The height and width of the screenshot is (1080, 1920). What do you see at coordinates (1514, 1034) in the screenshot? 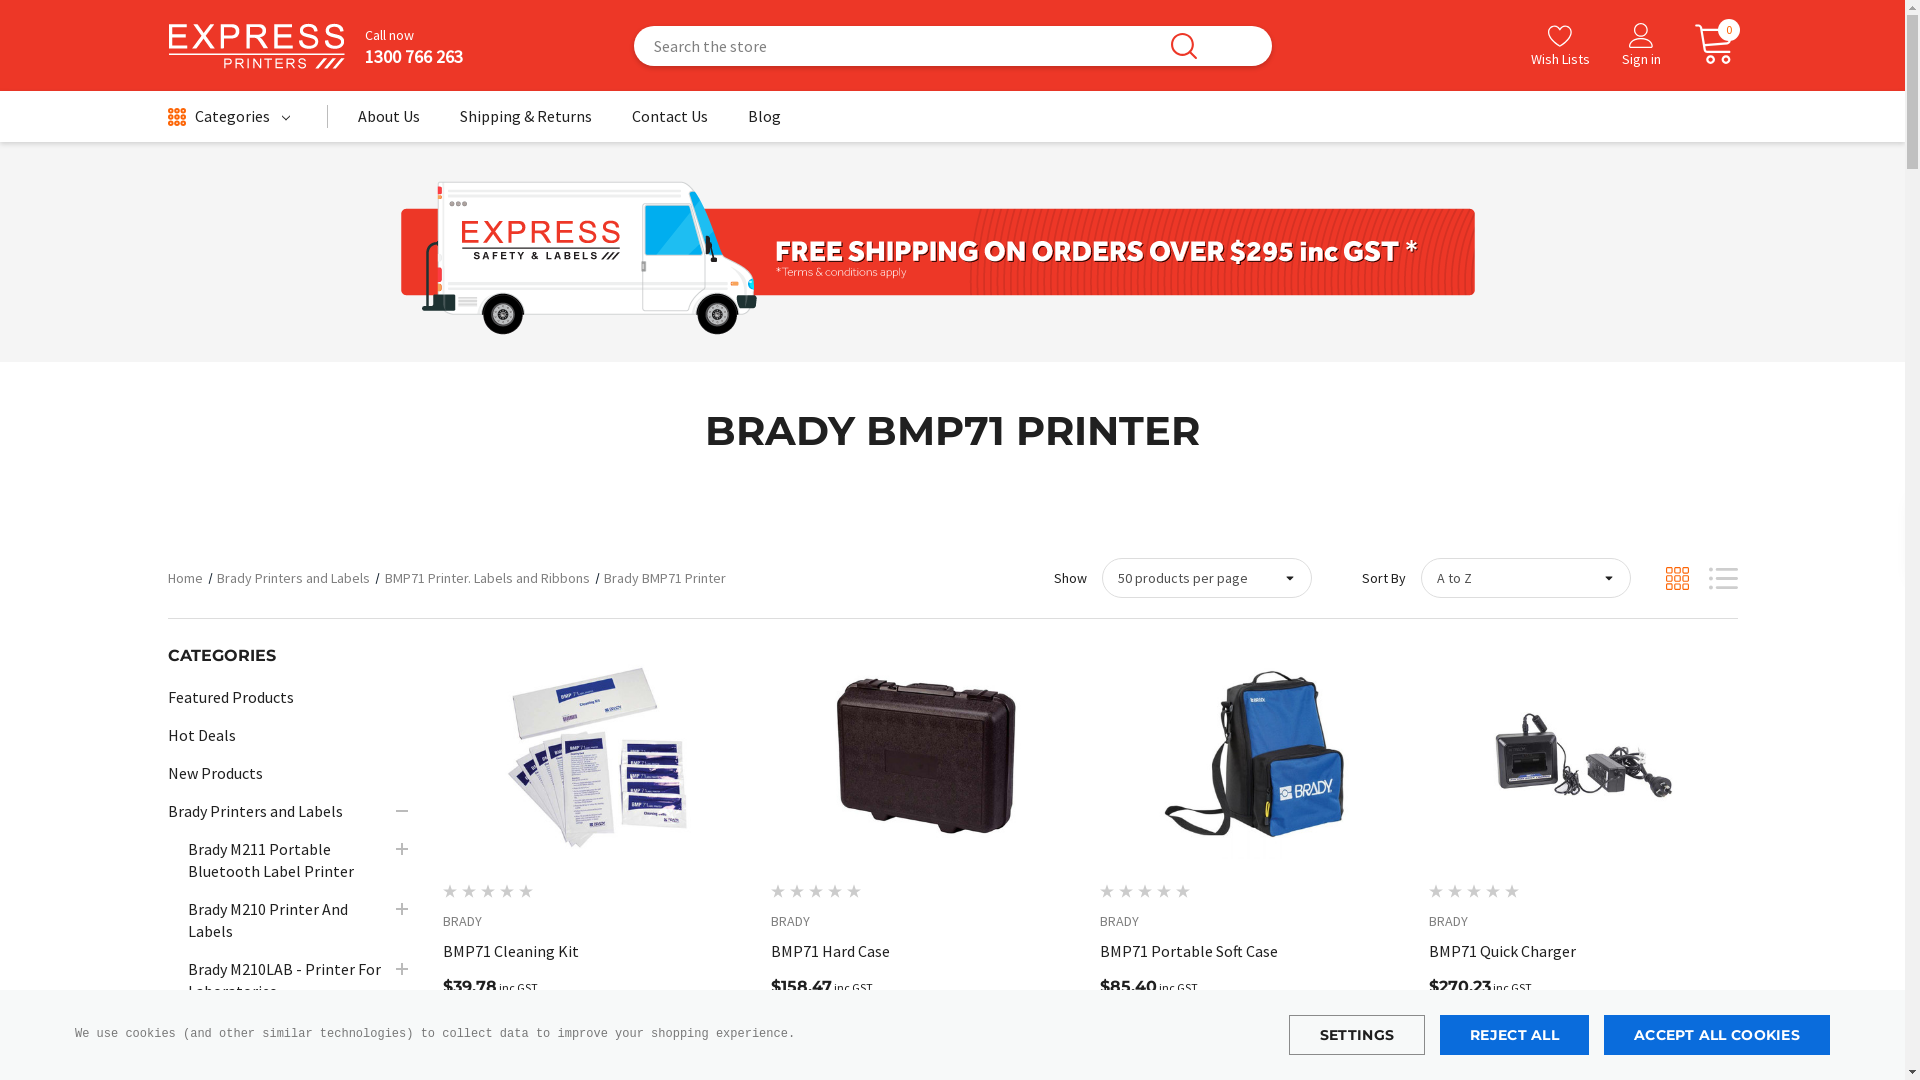
I see `'REJECT ALL'` at bounding box center [1514, 1034].